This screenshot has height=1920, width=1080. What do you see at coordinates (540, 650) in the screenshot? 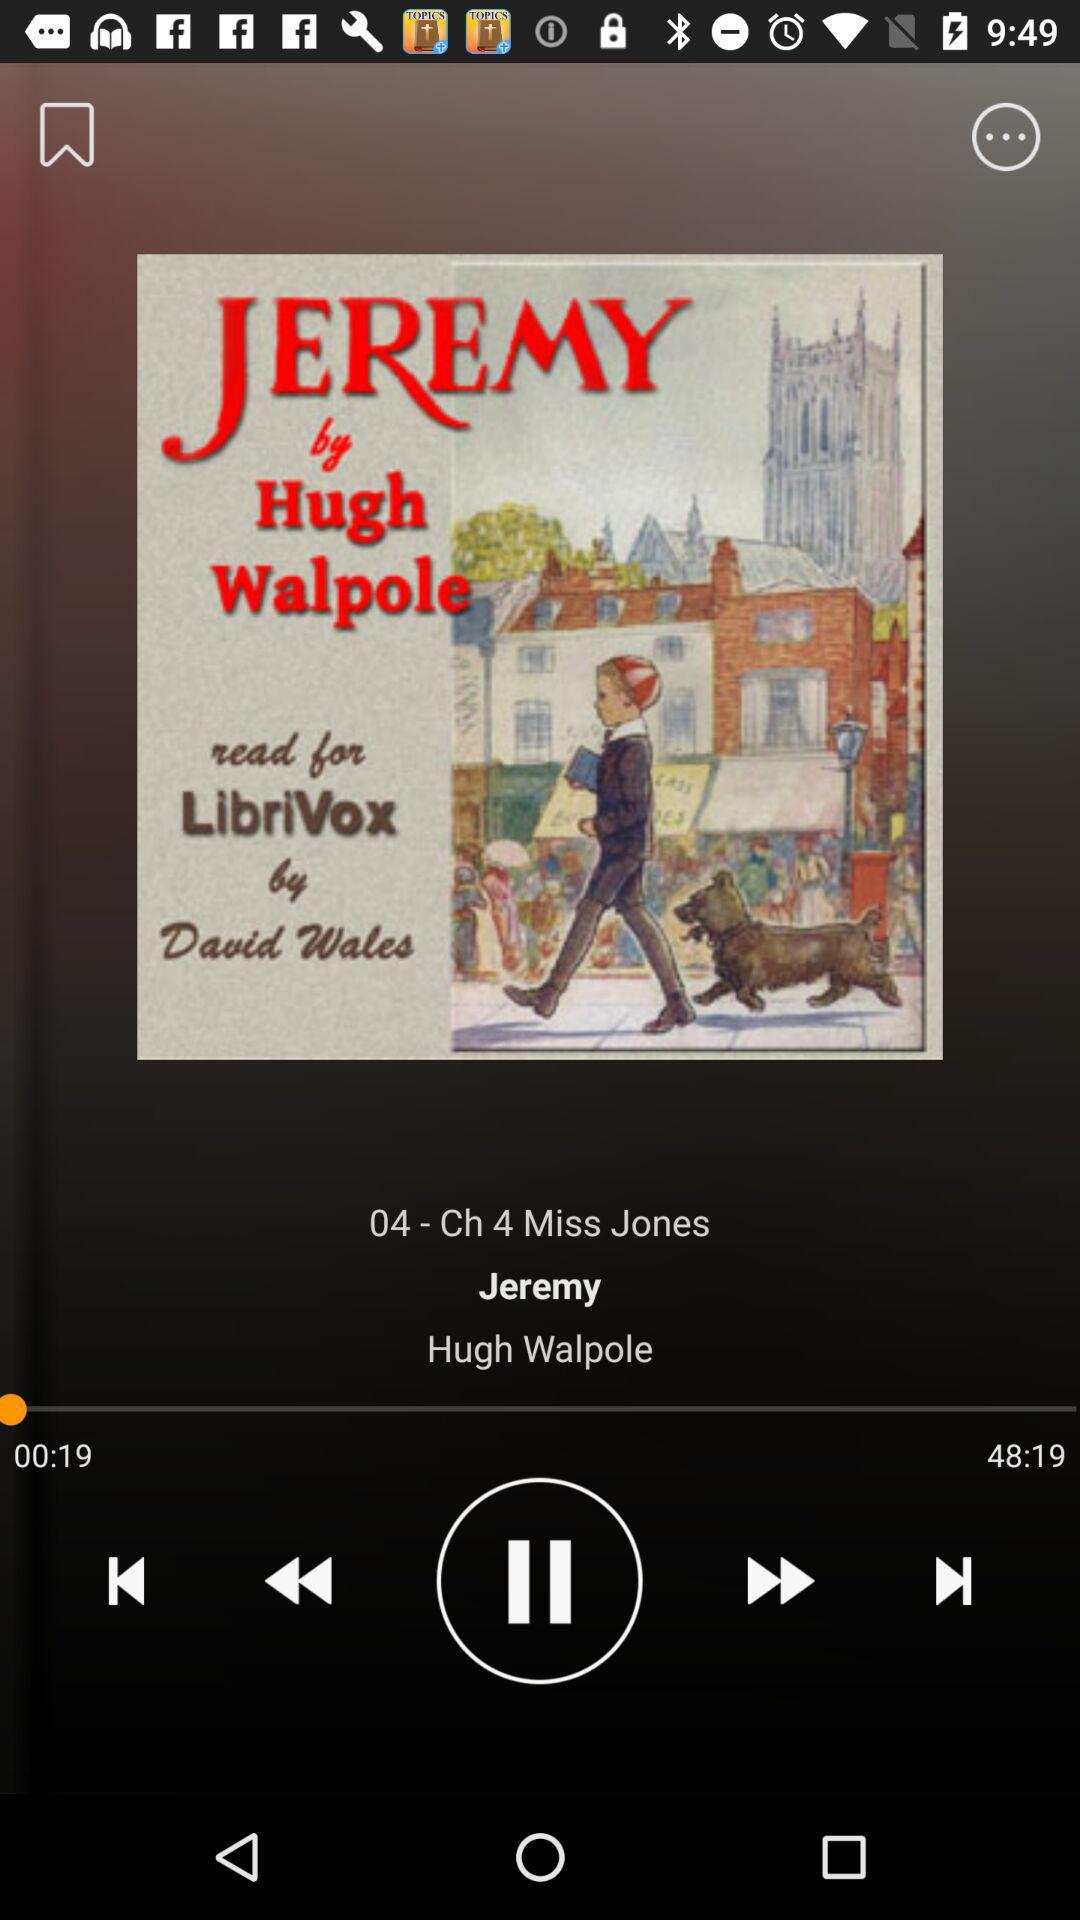
I see `item above 04 ch 4 icon` at bounding box center [540, 650].